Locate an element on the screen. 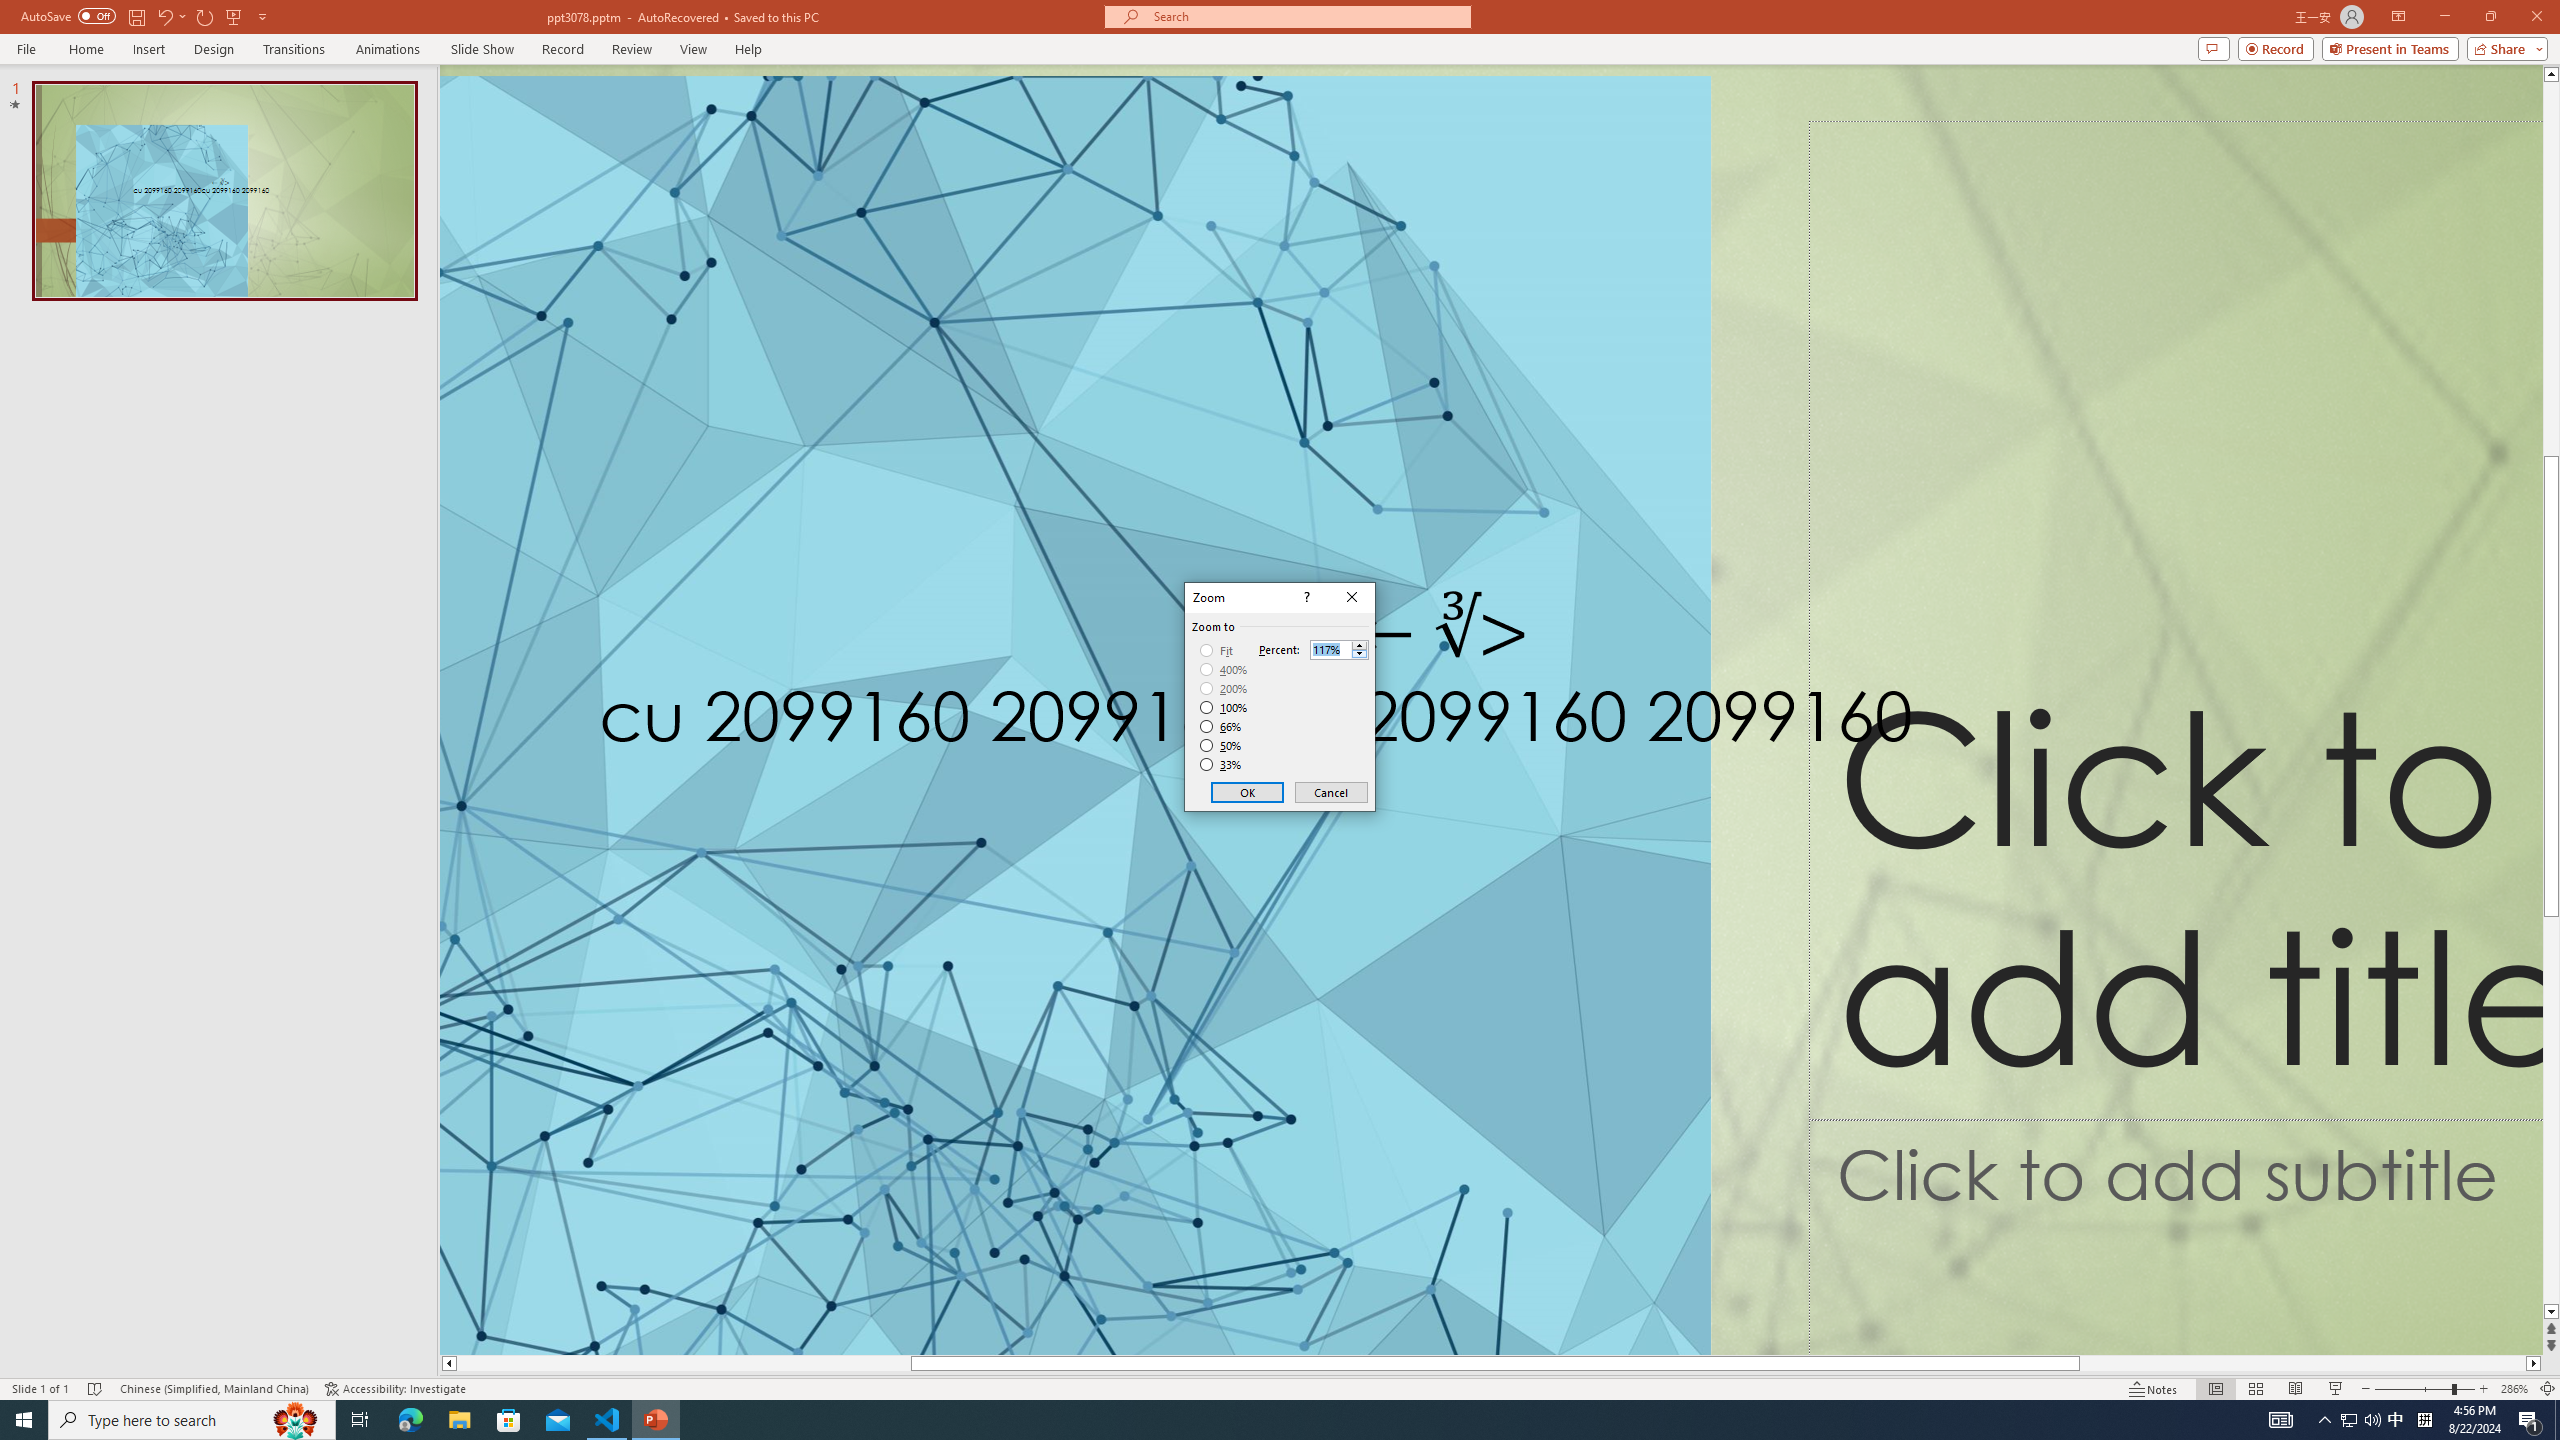  'Fit' is located at coordinates (1216, 651).